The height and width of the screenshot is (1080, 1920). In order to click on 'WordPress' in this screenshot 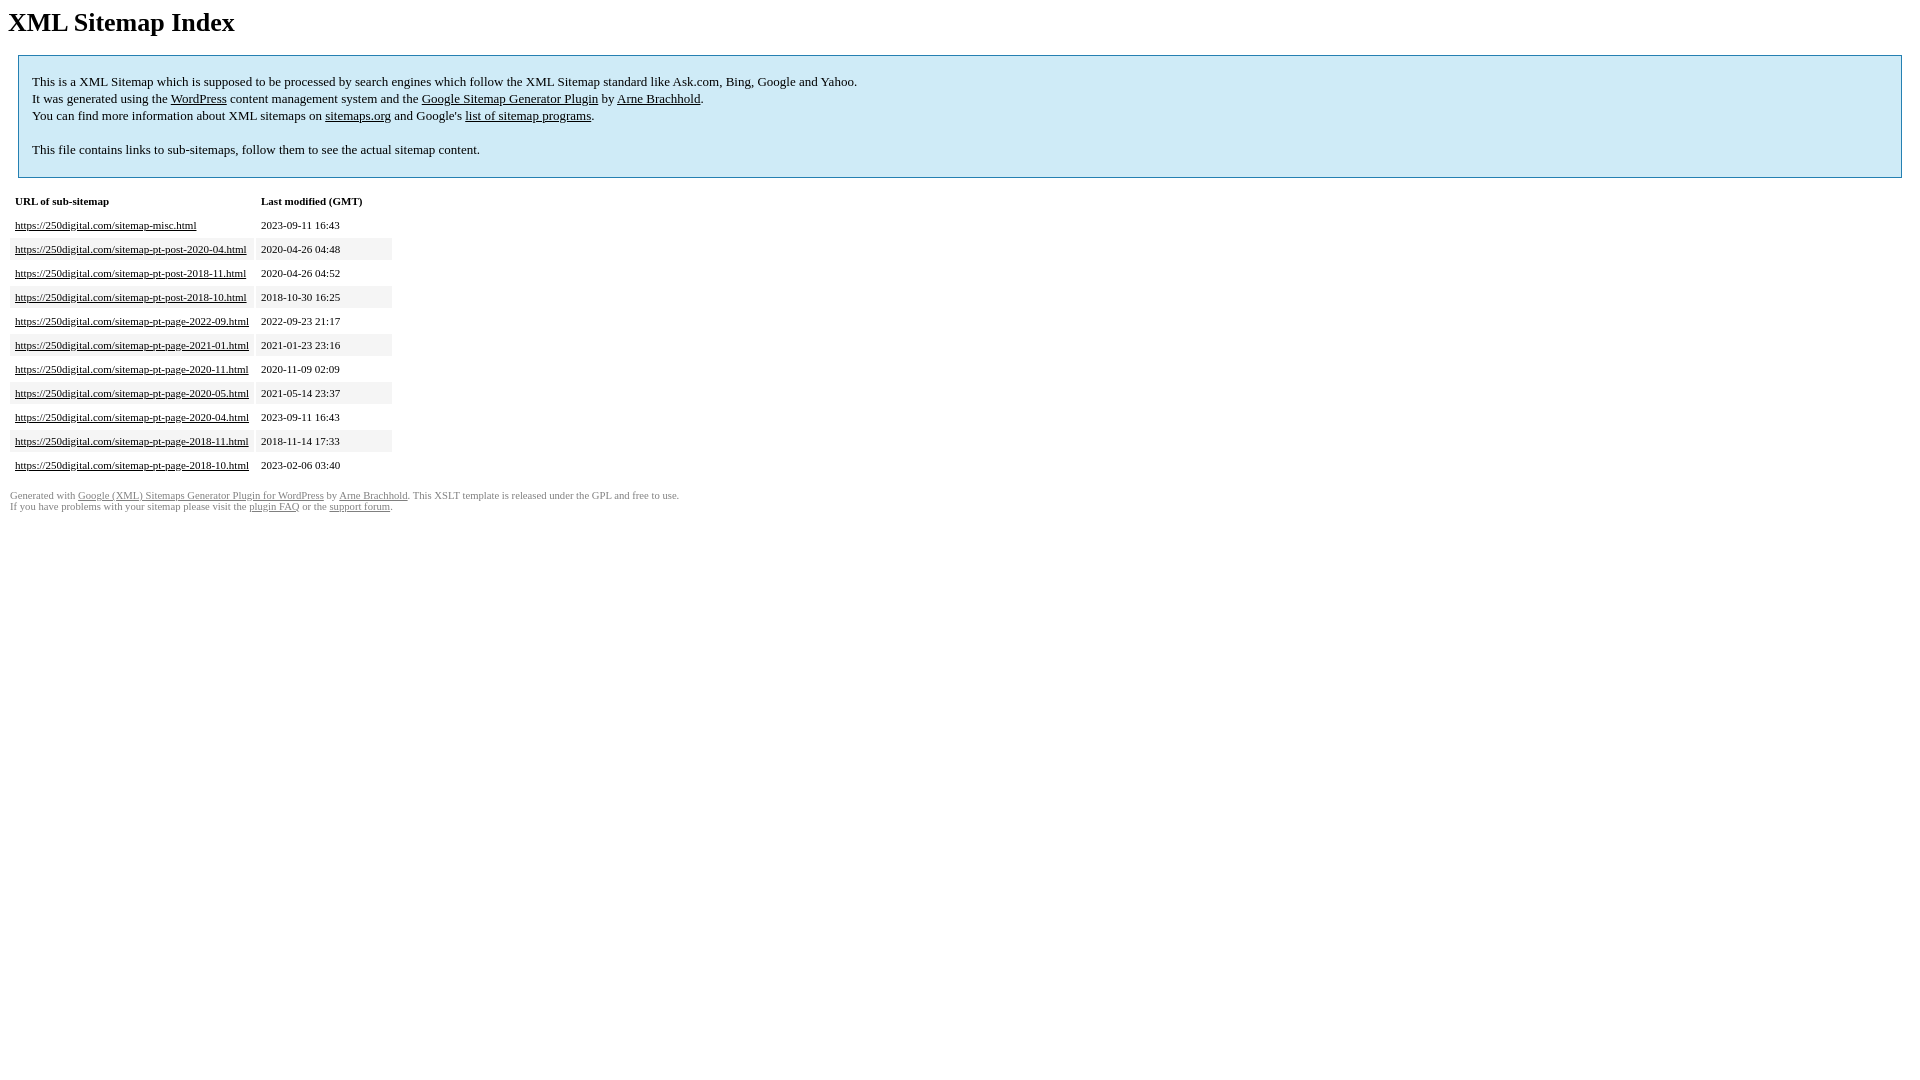, I will do `click(198, 98)`.